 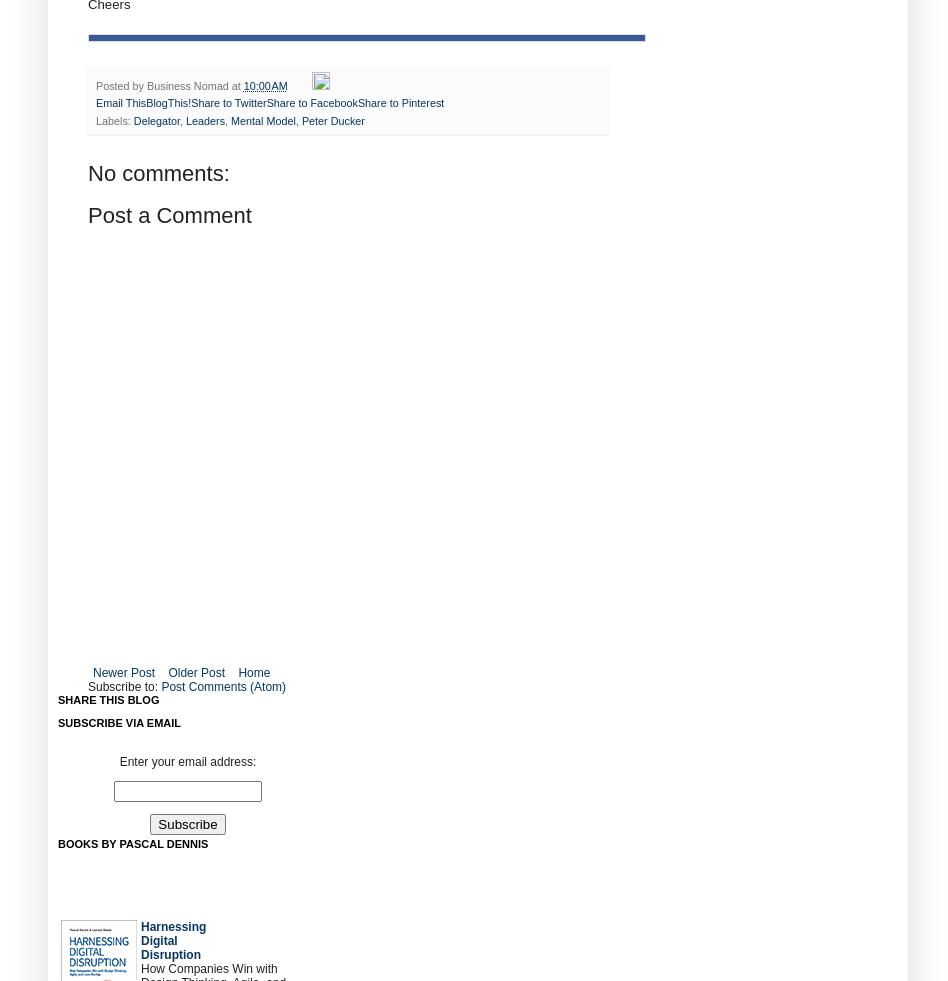 What do you see at coordinates (123, 686) in the screenshot?
I see `'Subscribe to:'` at bounding box center [123, 686].